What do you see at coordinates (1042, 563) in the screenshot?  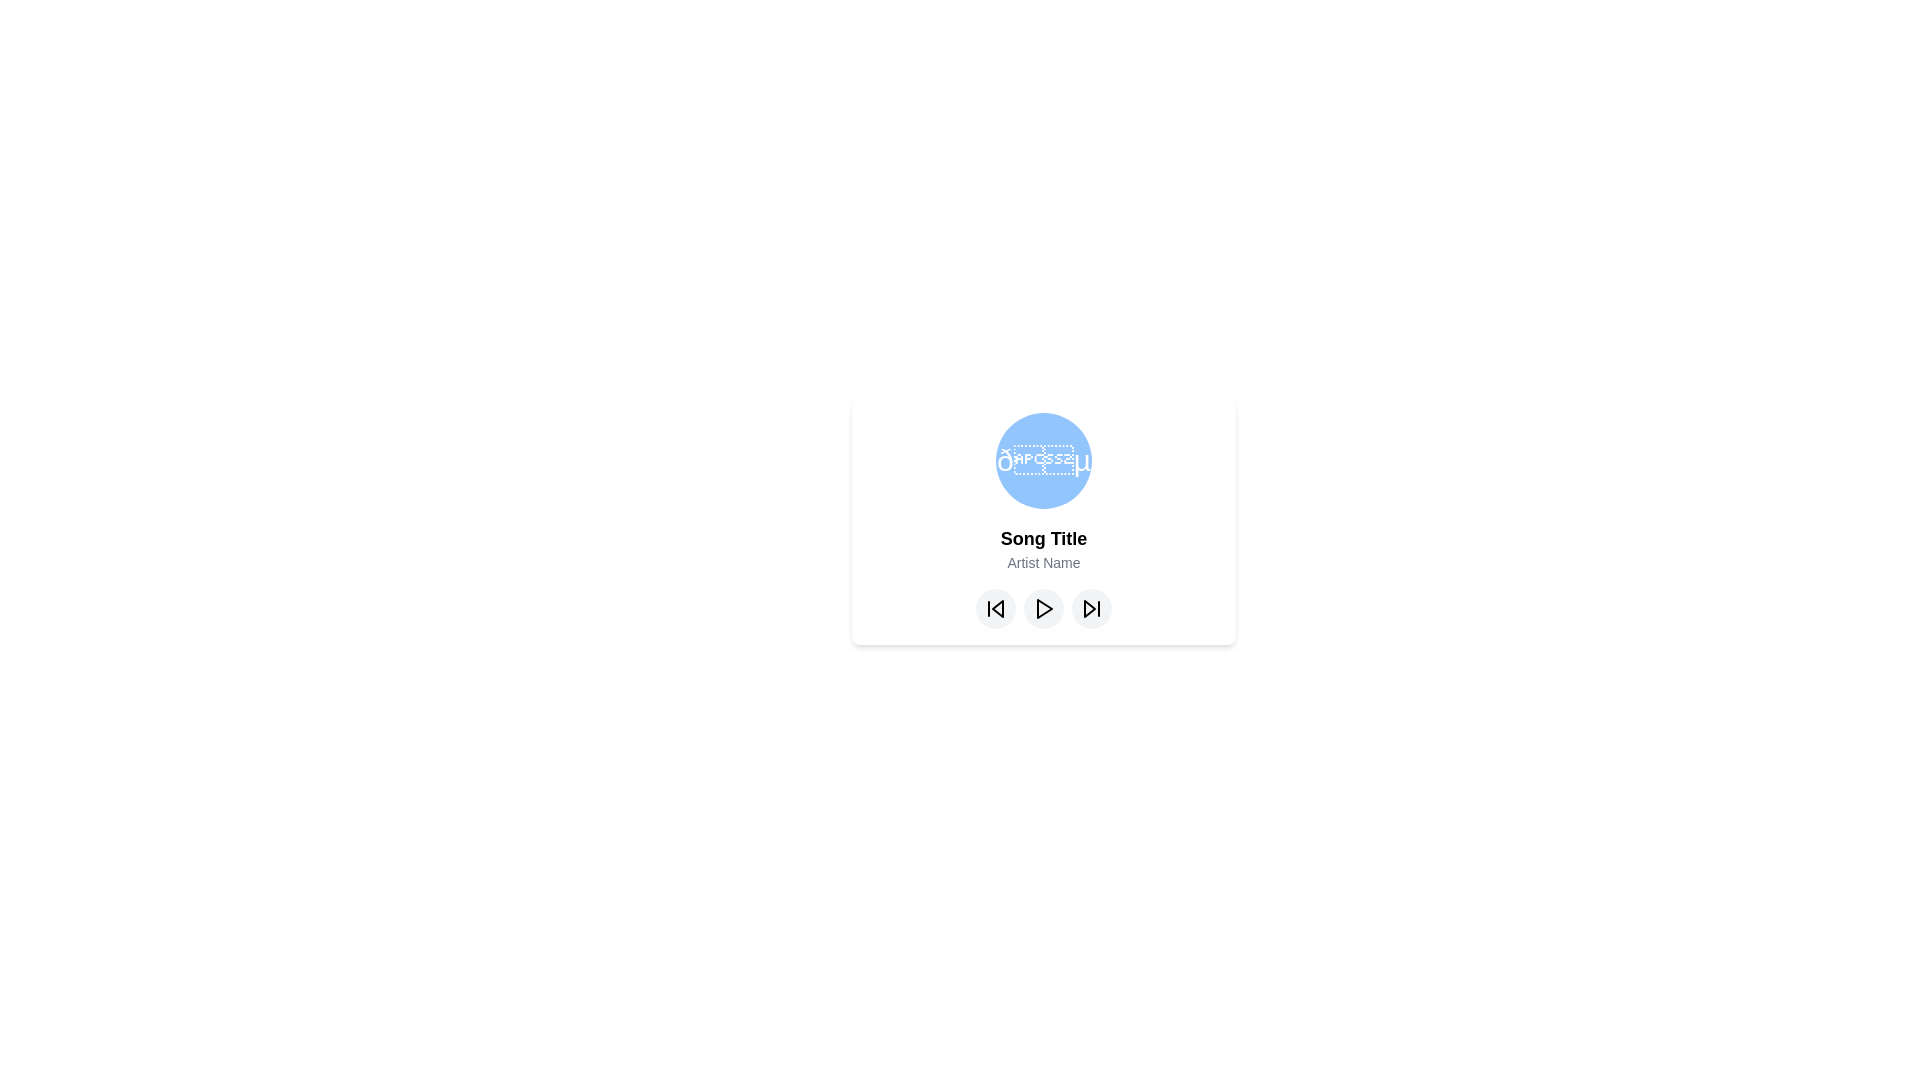 I see `the text label displaying 'Artist Name' in gray color, located directly below the 'Song Title'` at bounding box center [1042, 563].